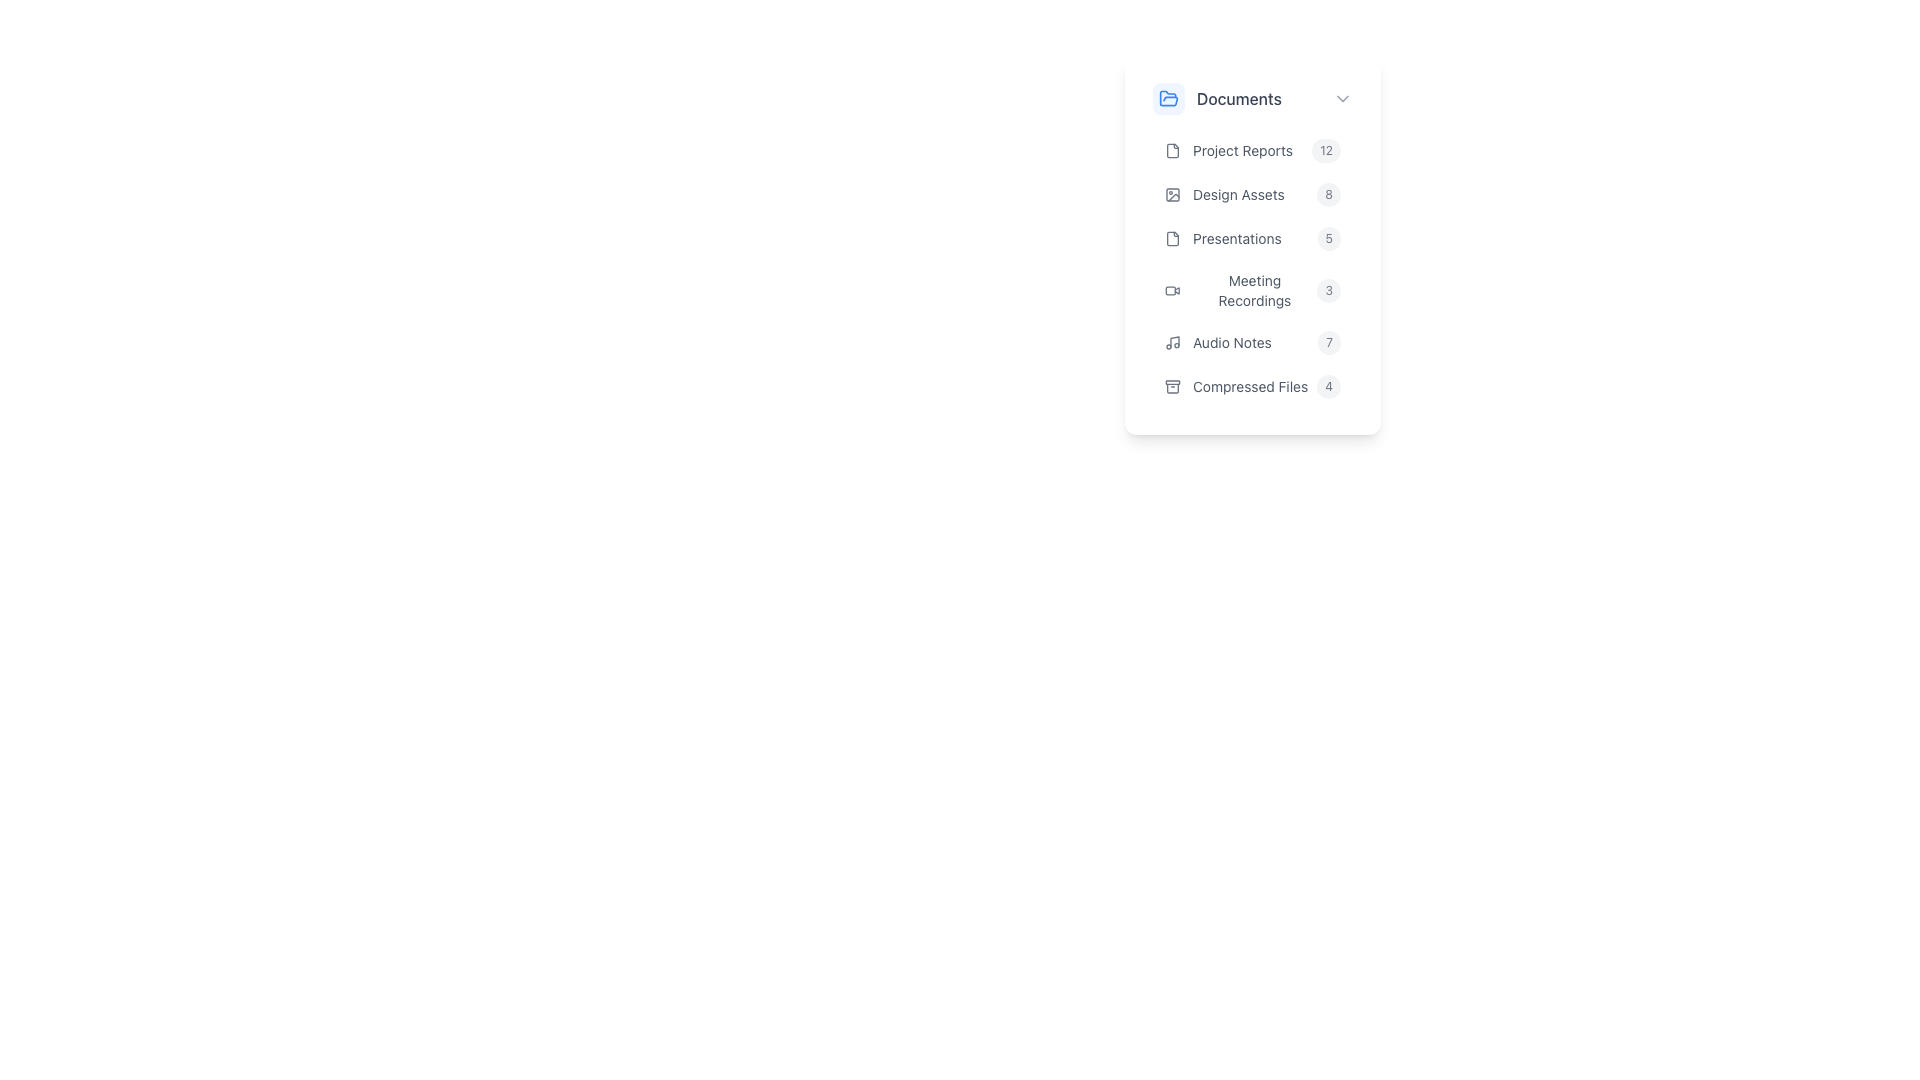 This screenshot has height=1080, width=1920. Describe the element at coordinates (1343, 99) in the screenshot. I see `the rightward-pointing chevron icon next to the 'Documents' label` at that location.